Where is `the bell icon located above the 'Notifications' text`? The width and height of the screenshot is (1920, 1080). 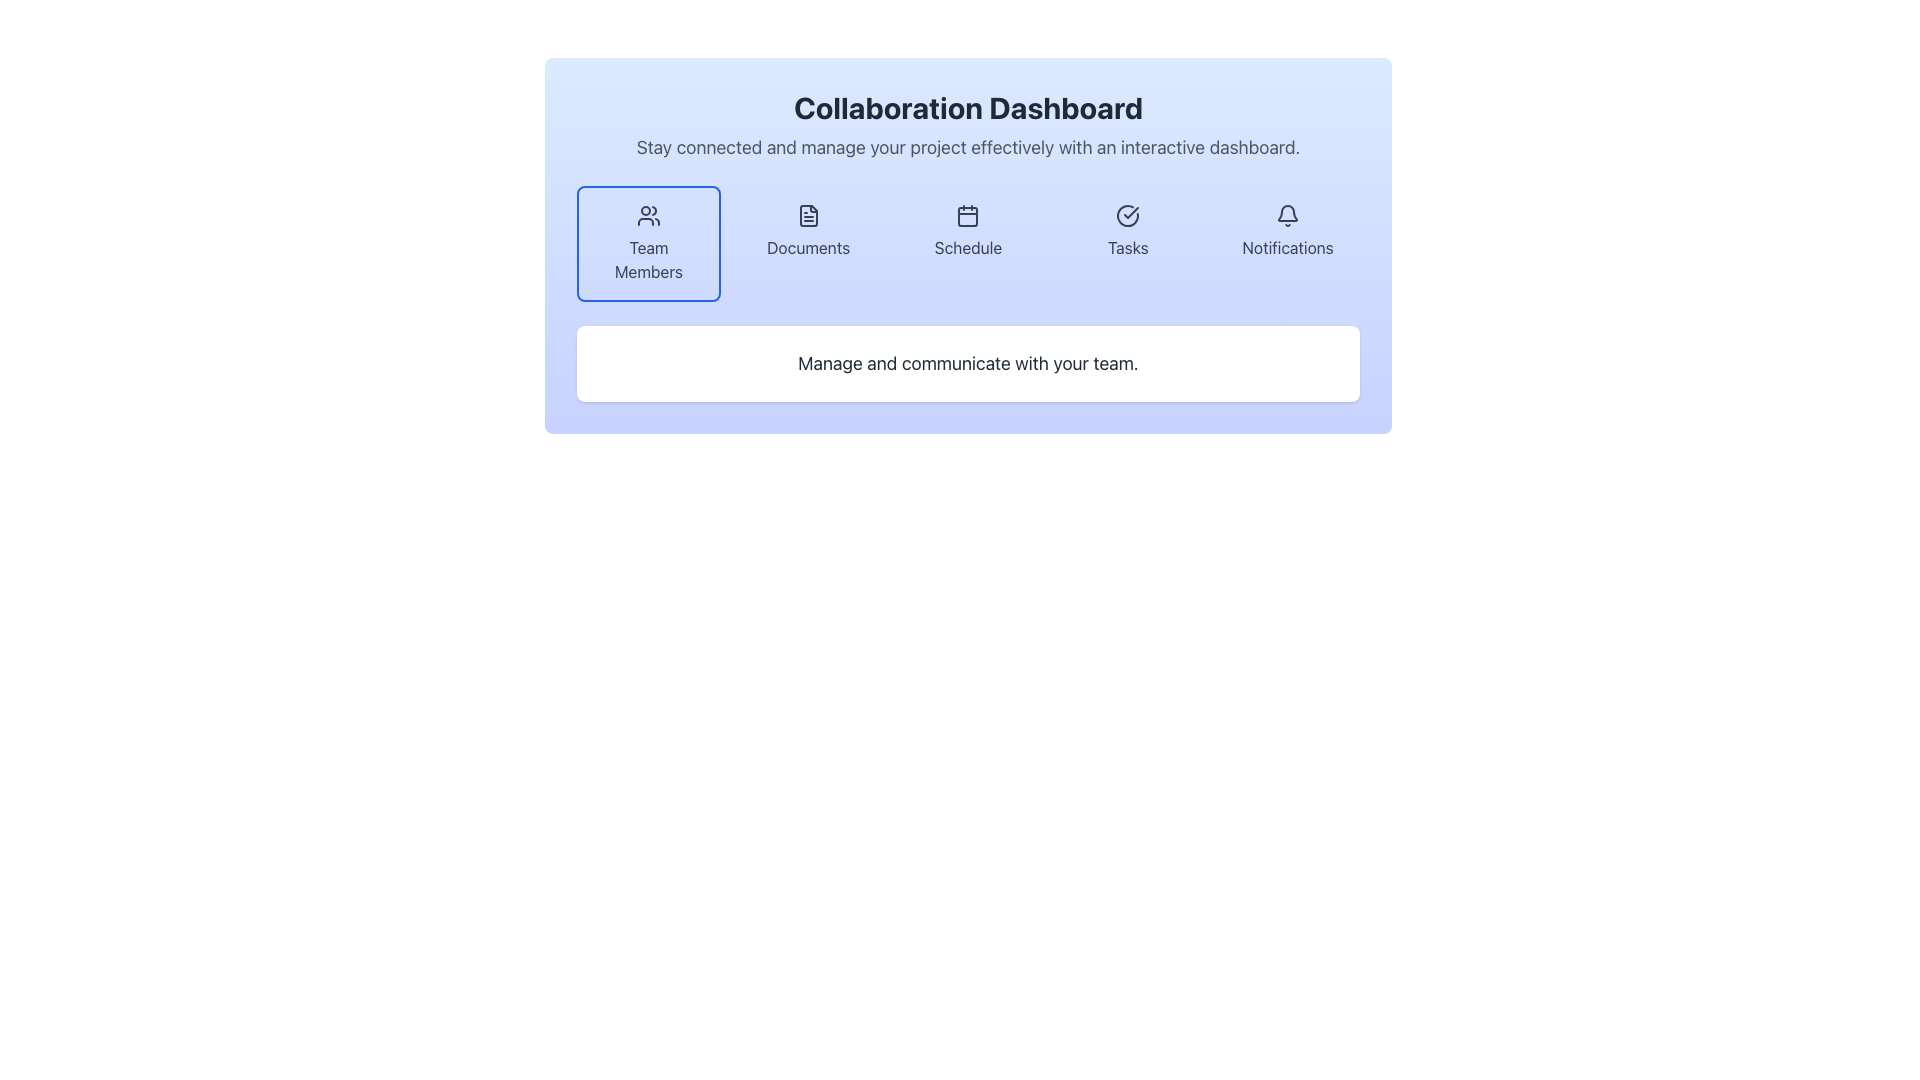
the bell icon located above the 'Notifications' text is located at coordinates (1288, 216).